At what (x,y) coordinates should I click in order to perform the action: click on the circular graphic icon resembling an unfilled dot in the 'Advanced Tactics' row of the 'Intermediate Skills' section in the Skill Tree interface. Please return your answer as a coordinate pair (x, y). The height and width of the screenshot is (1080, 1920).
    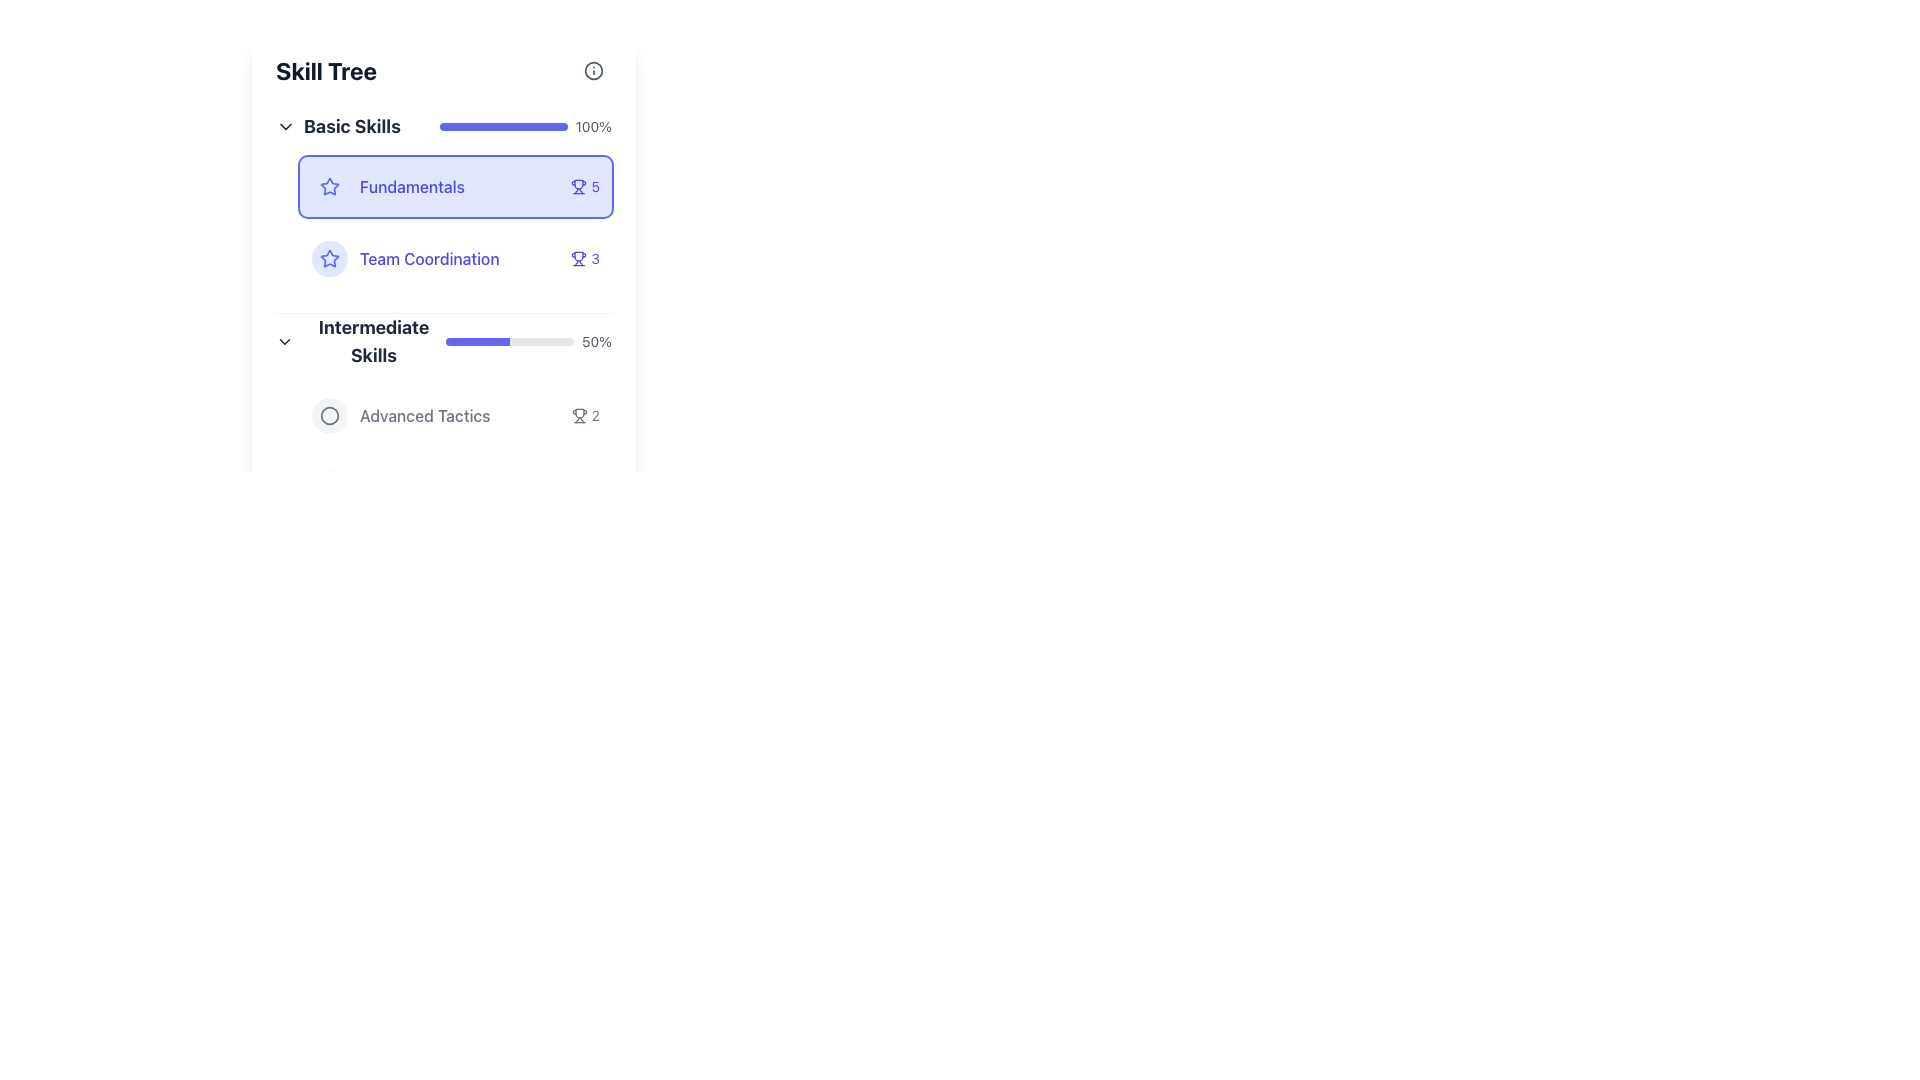
    Looking at the image, I should click on (330, 415).